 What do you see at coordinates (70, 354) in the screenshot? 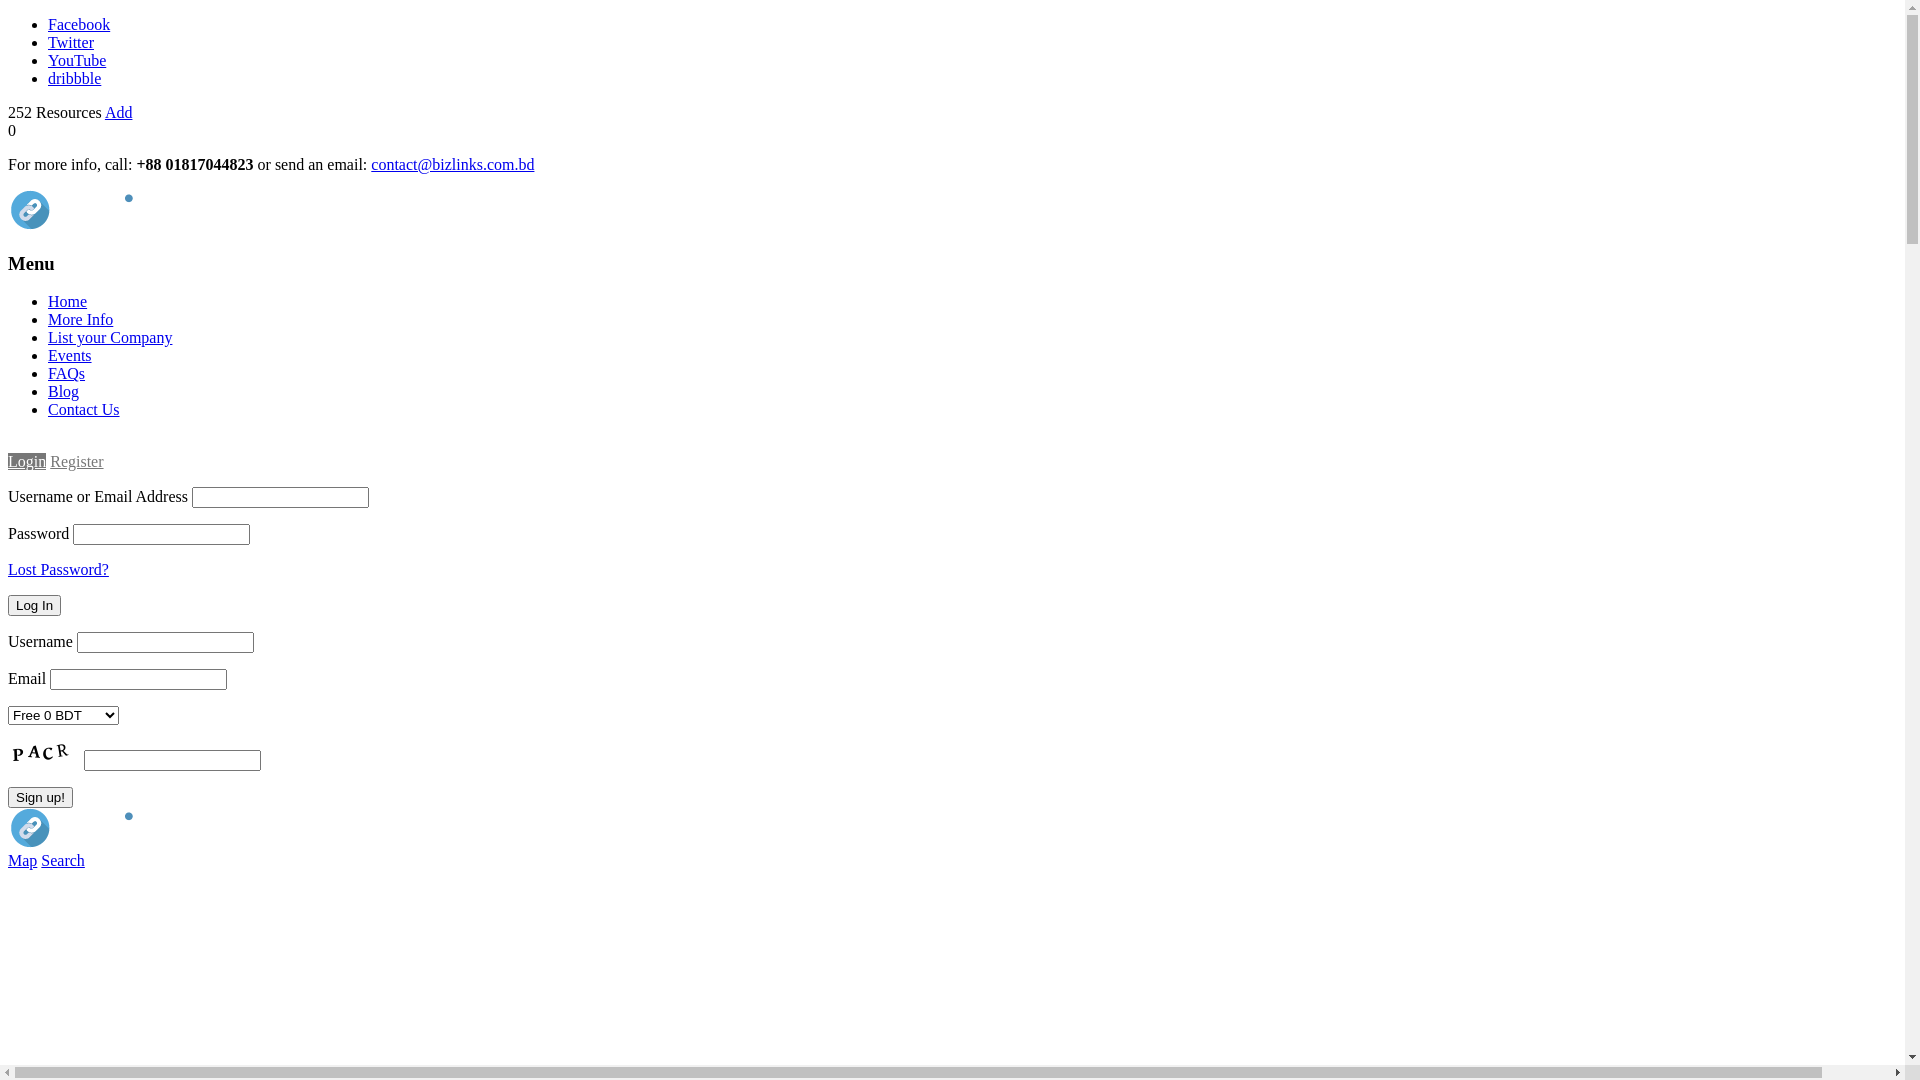
I see `'Events'` at bounding box center [70, 354].